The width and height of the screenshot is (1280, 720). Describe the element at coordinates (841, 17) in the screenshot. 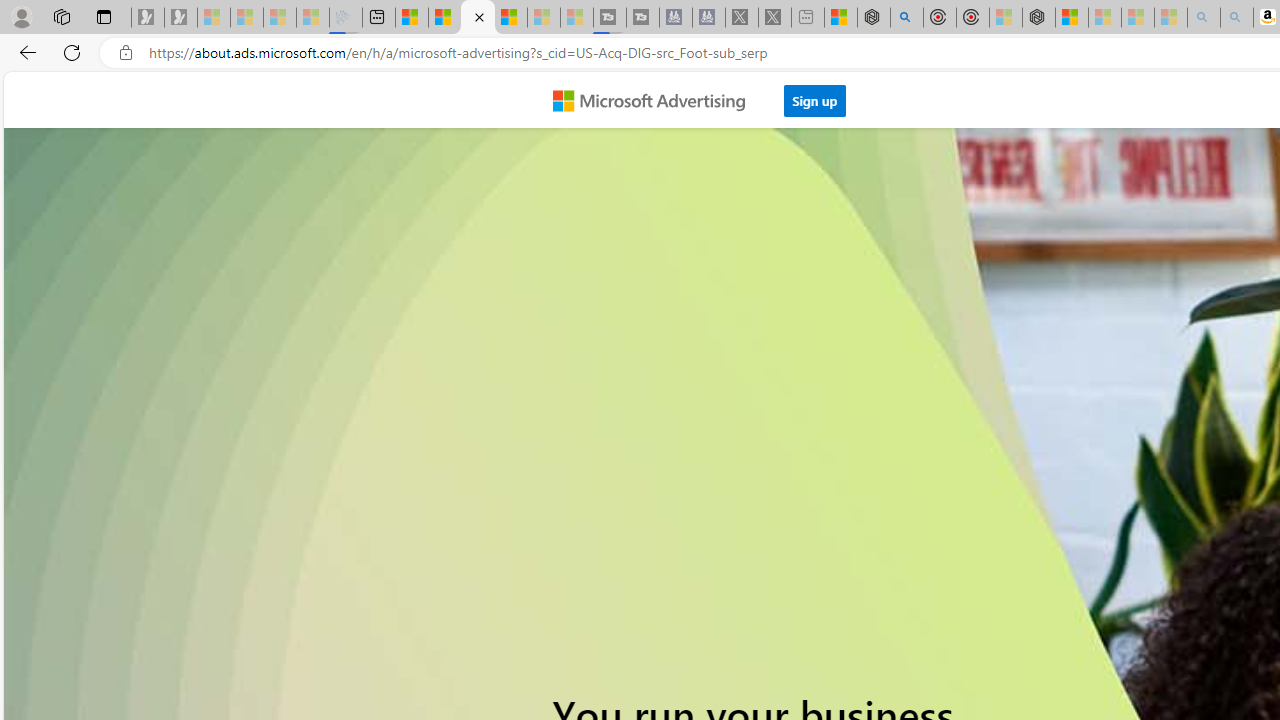

I see `'Wildlife - MSN'` at that location.